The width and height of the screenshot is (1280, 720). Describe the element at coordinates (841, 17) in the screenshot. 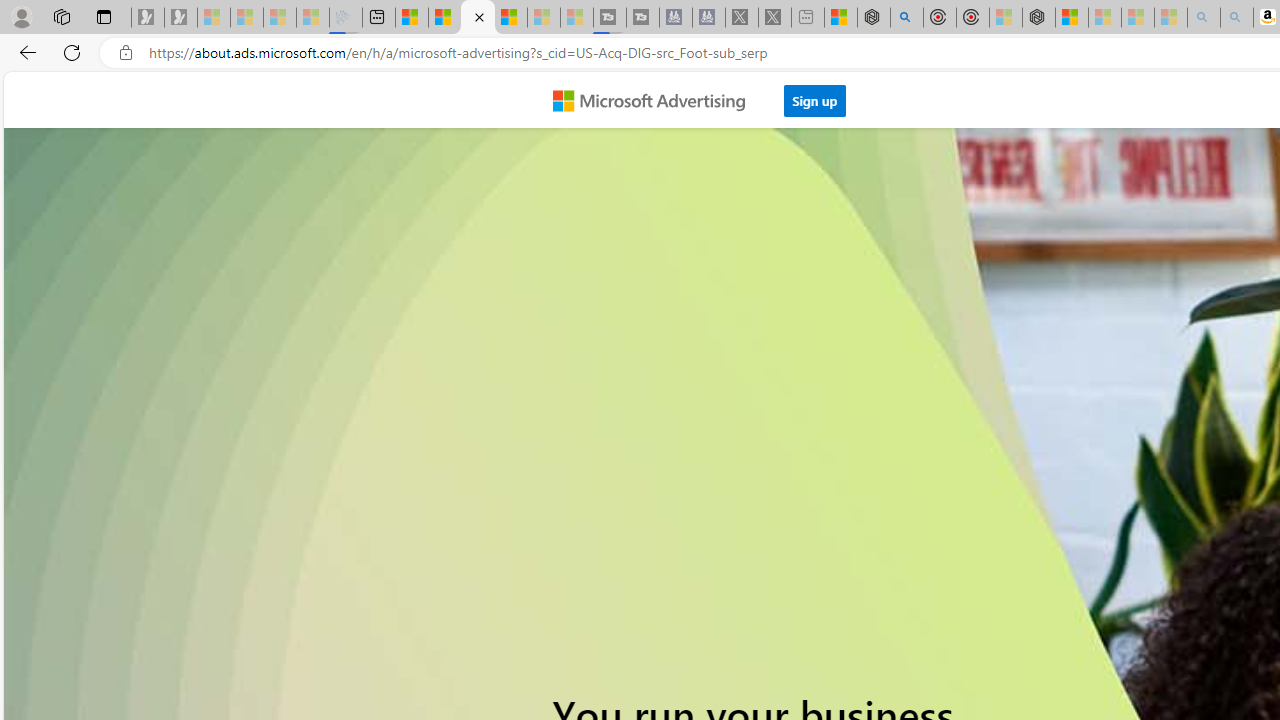

I see `'Wildlife - MSN'` at that location.